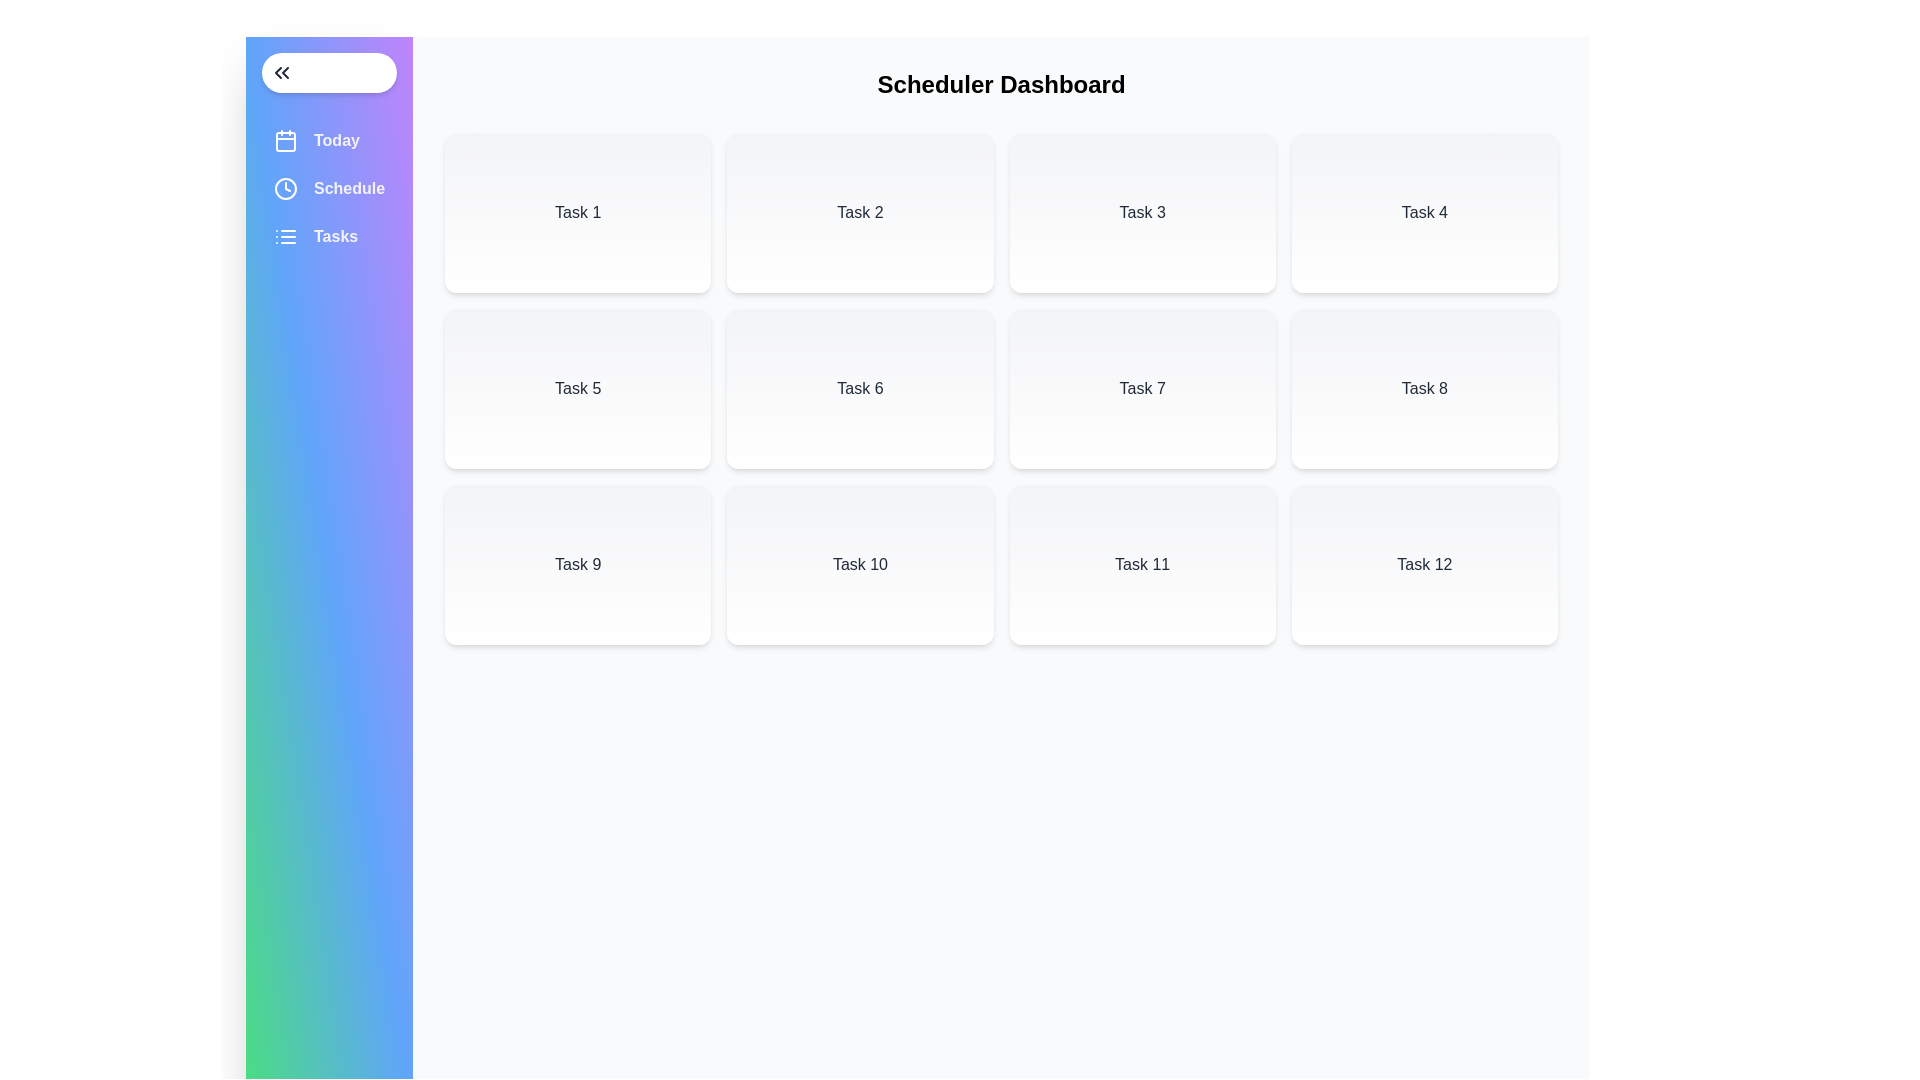 The image size is (1920, 1080). What do you see at coordinates (329, 140) in the screenshot?
I see `the 'Today' menu item in the sidebar` at bounding box center [329, 140].